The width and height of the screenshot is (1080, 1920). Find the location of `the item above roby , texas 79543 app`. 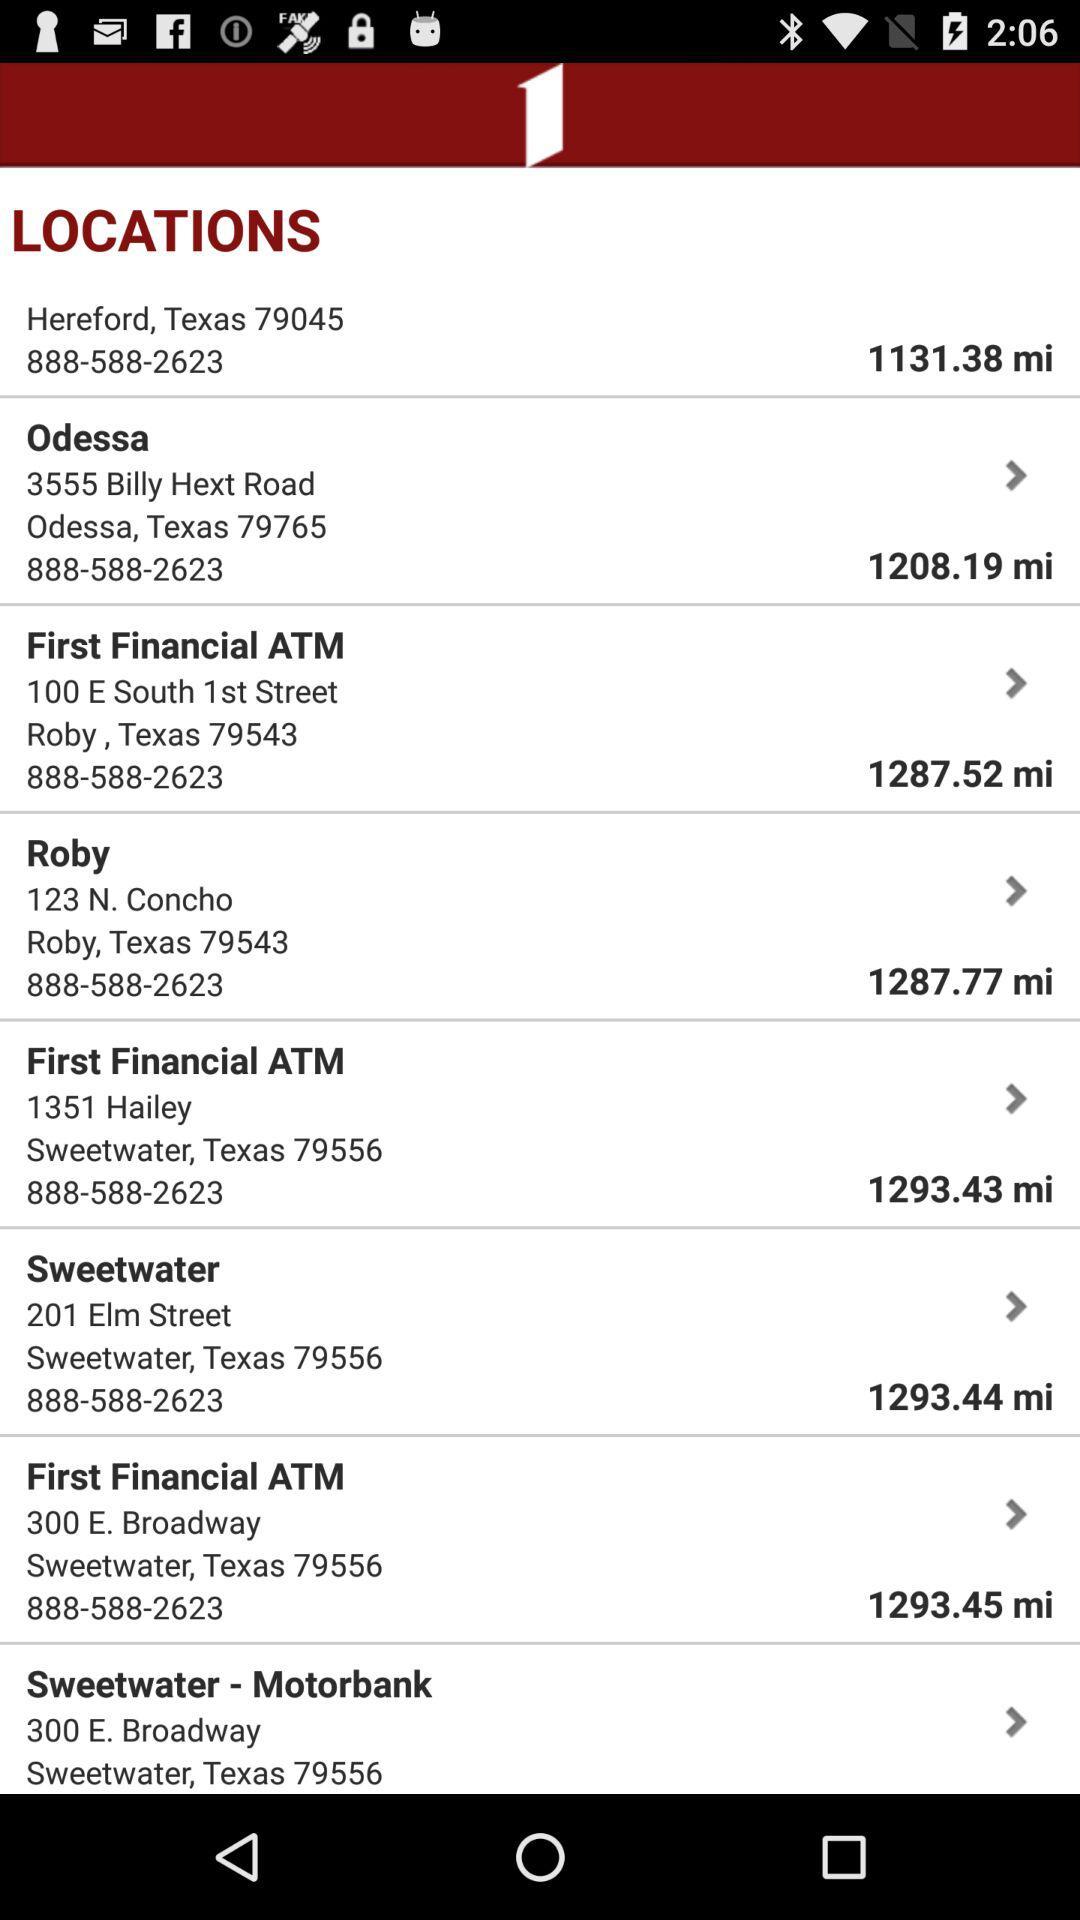

the item above roby , texas 79543 app is located at coordinates (182, 690).